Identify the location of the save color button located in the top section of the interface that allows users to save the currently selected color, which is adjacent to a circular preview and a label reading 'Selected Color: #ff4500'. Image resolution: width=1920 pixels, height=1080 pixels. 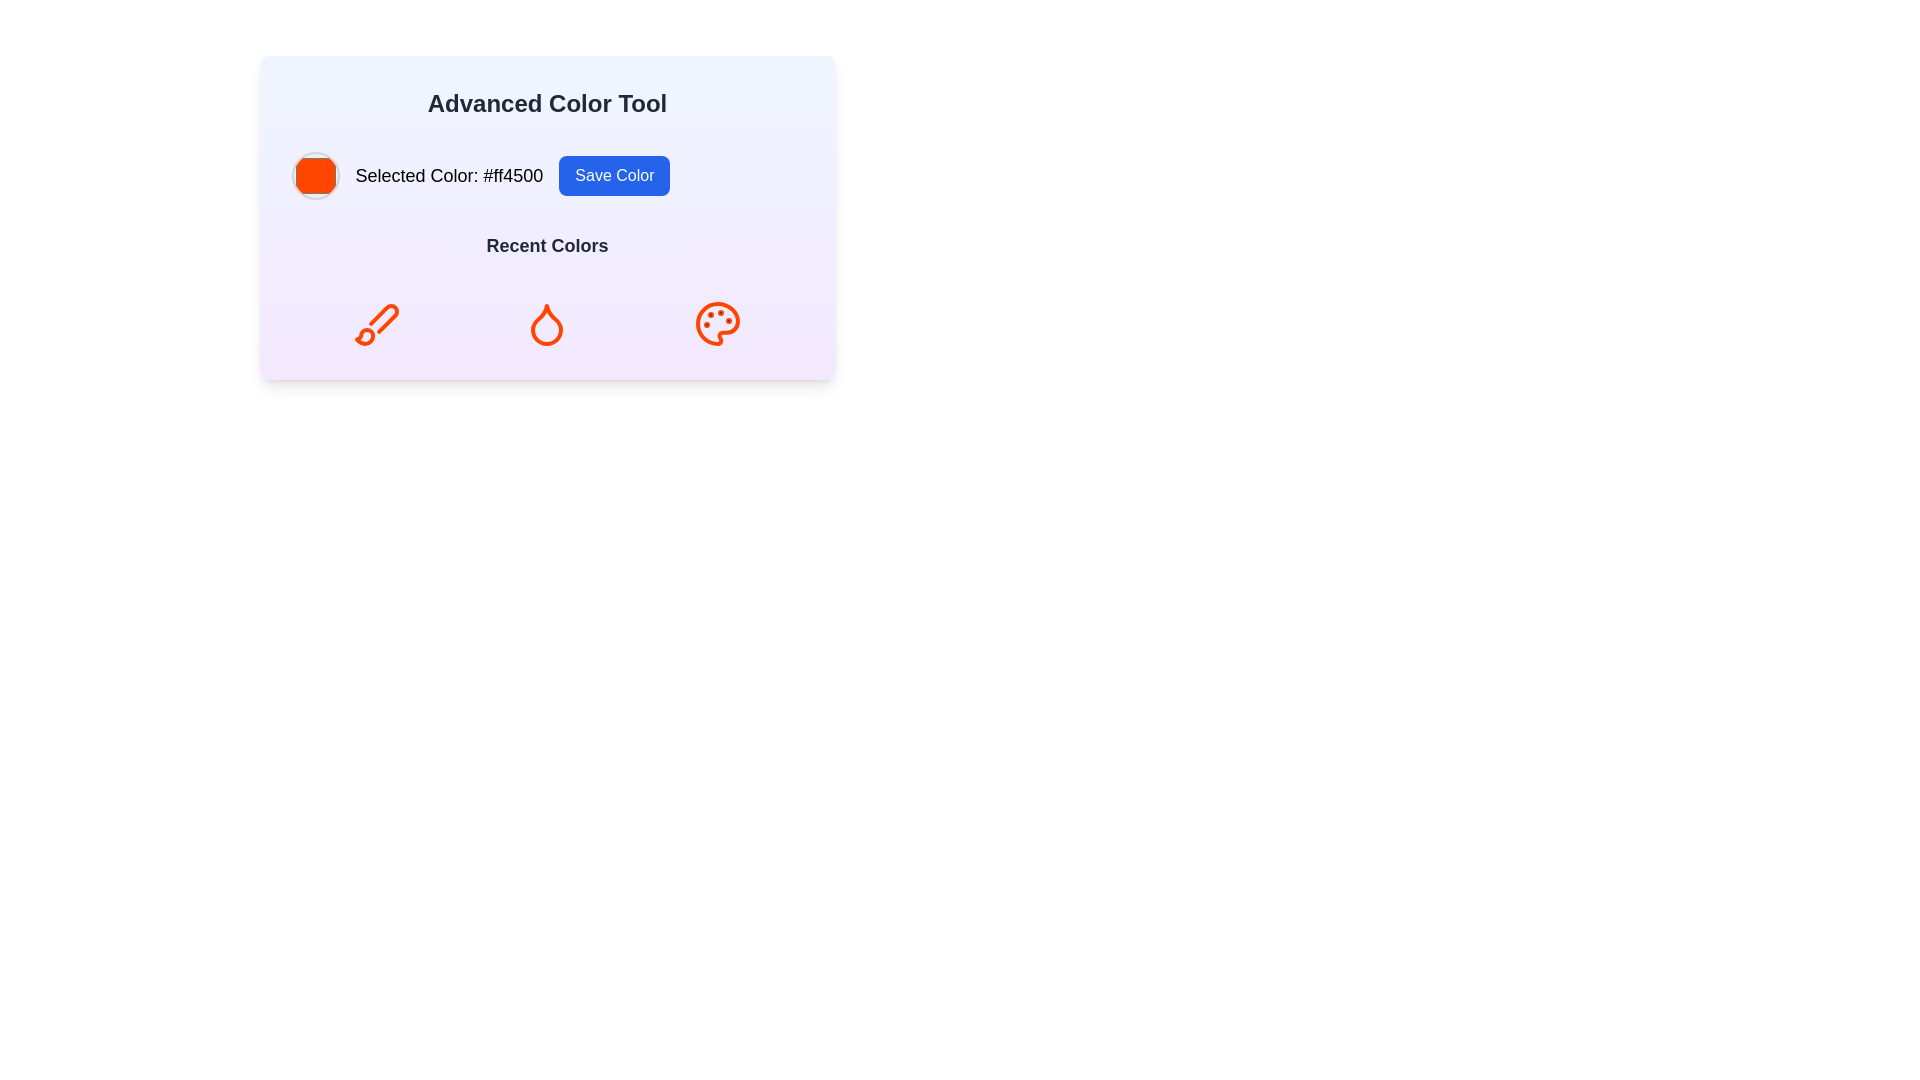
(613, 175).